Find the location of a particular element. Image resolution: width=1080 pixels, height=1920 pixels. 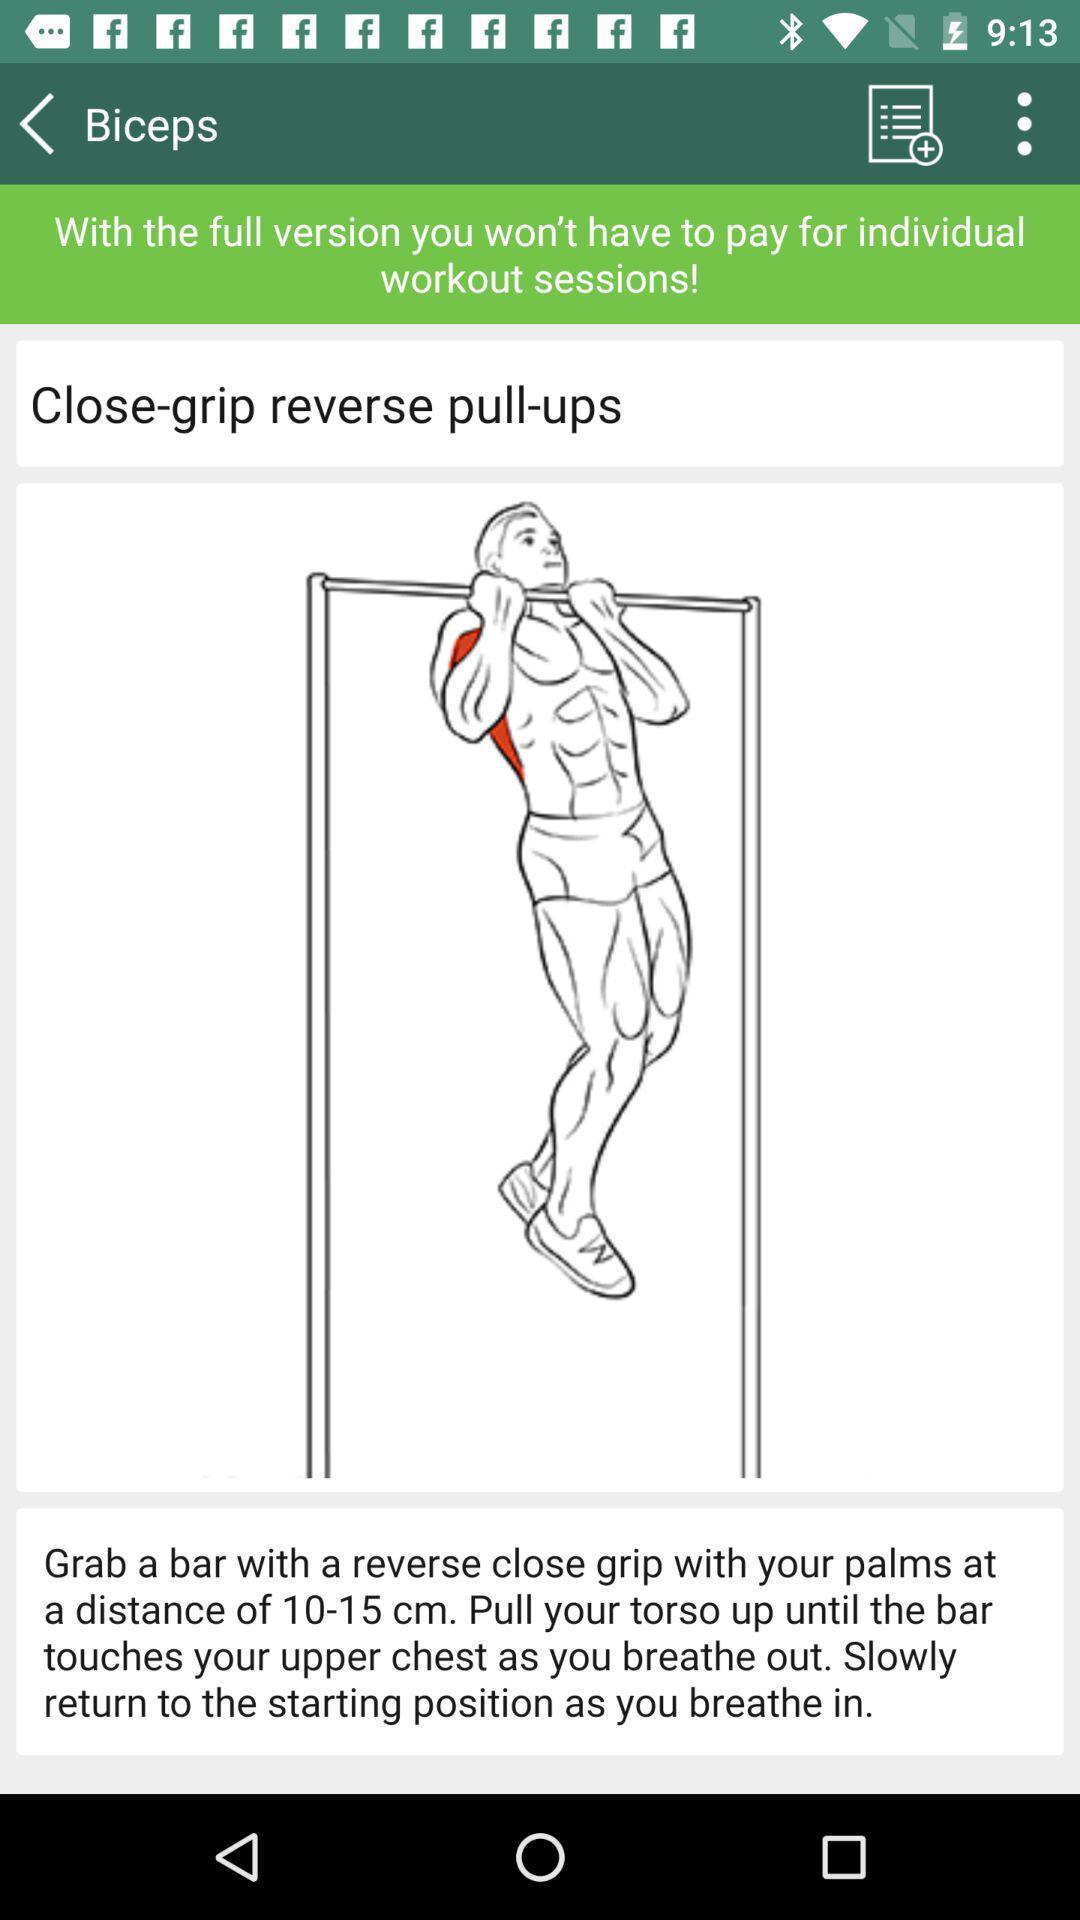

item to the right of biceps app is located at coordinates (900, 122).